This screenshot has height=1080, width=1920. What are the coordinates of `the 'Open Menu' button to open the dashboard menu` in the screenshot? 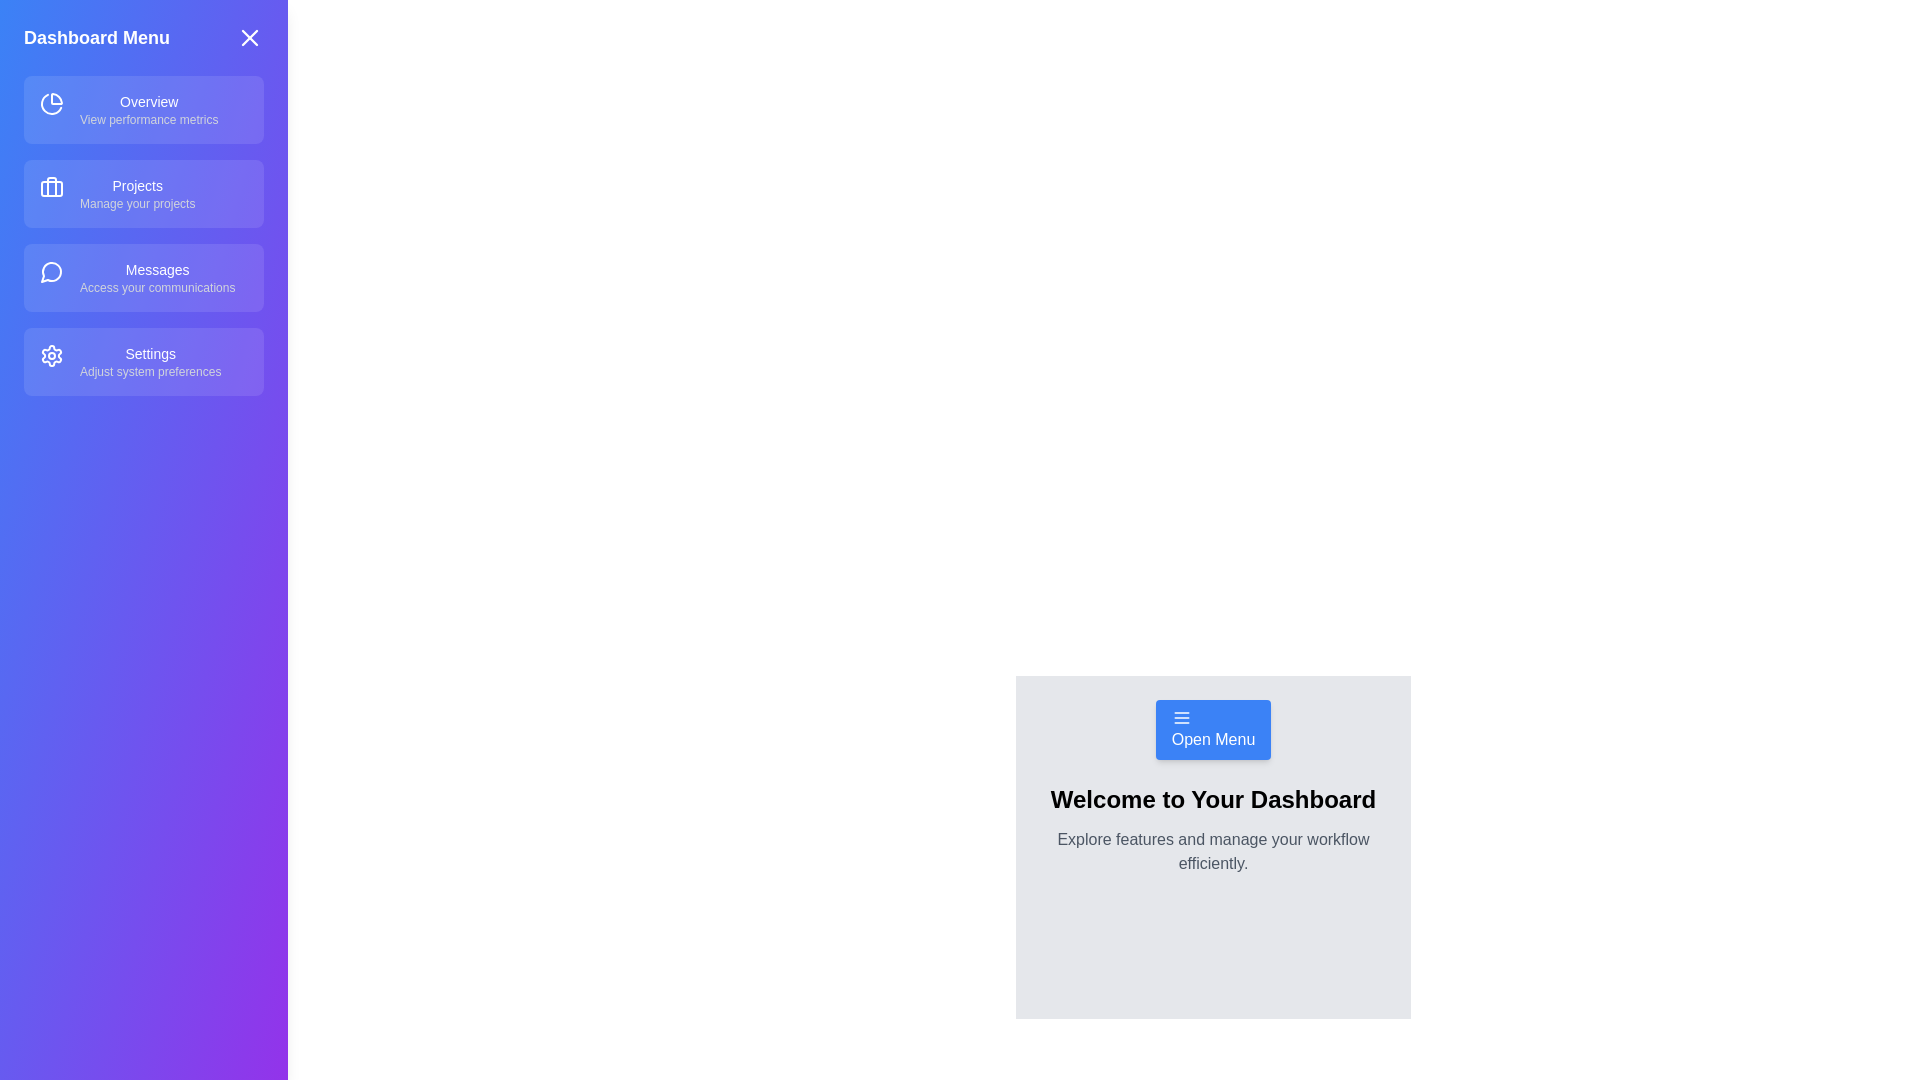 It's located at (1212, 729).